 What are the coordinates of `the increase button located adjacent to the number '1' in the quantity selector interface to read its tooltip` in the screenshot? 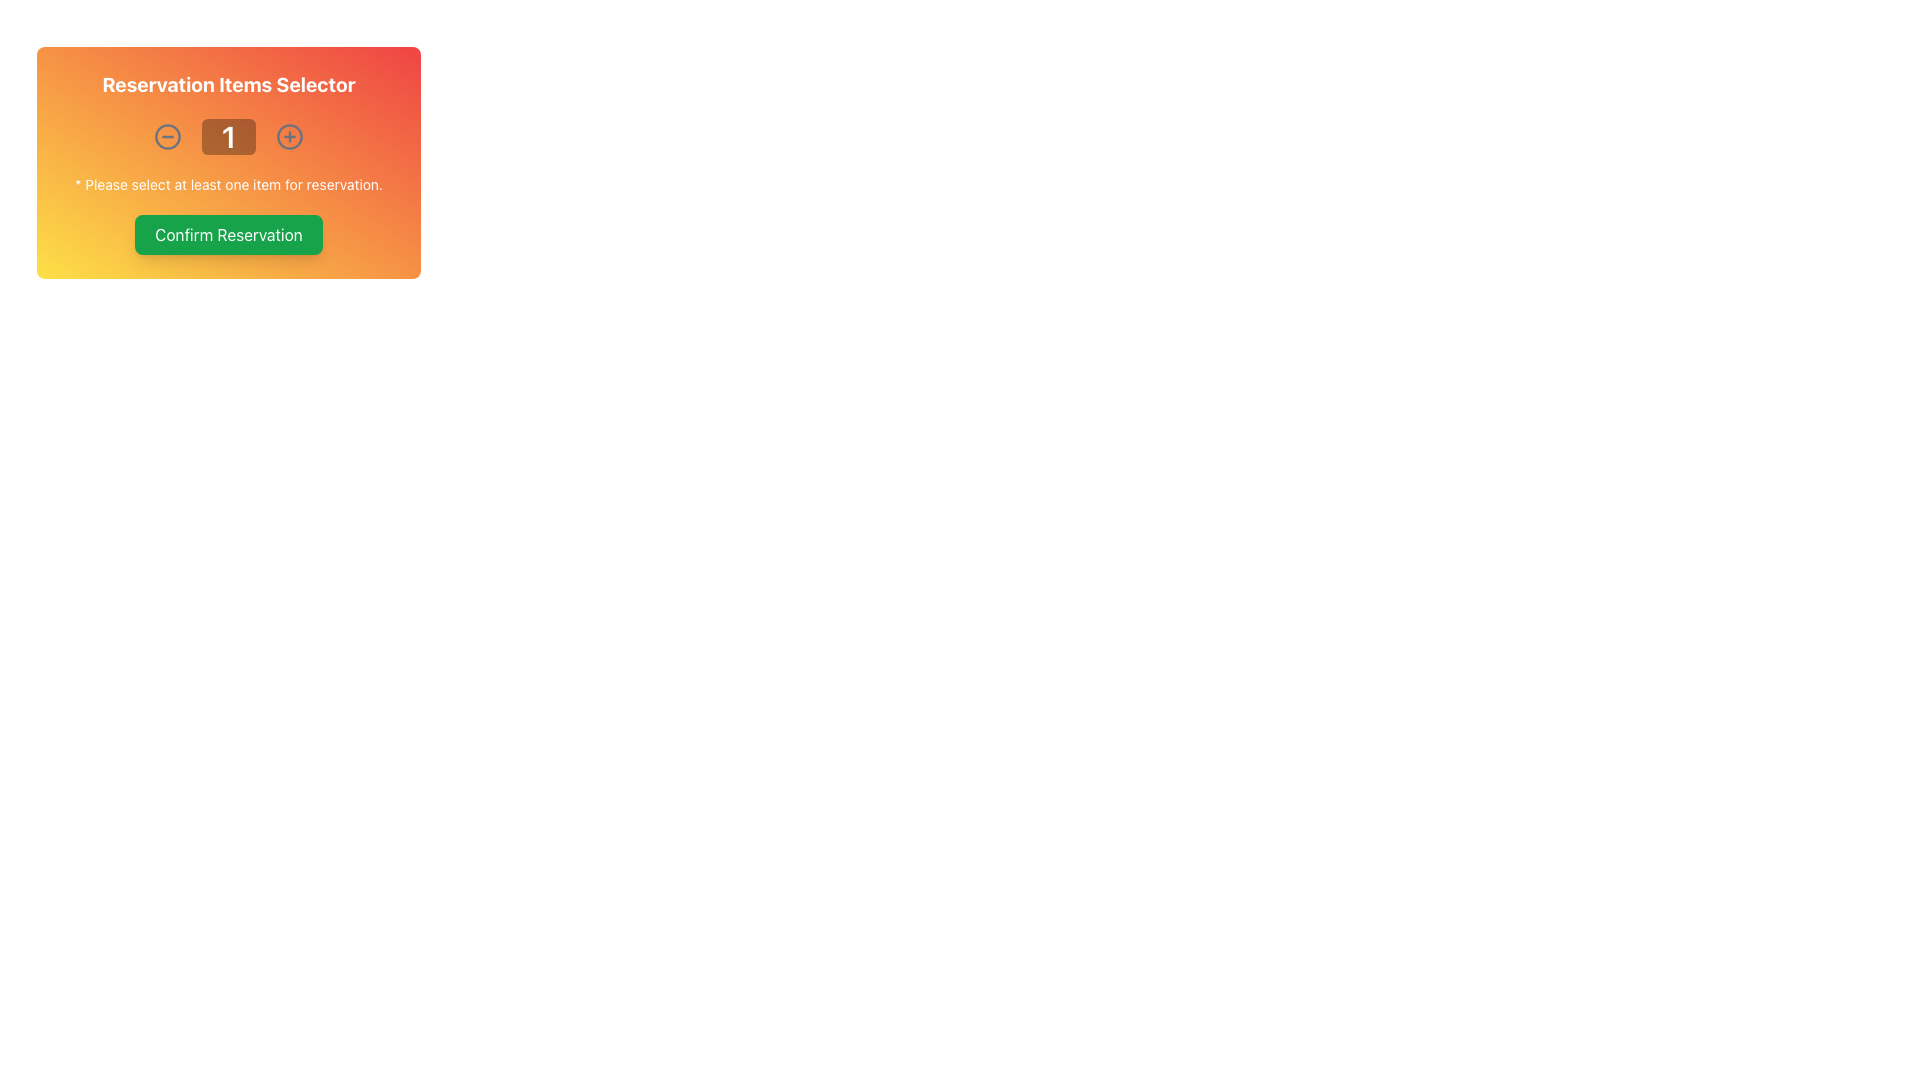 It's located at (289, 136).